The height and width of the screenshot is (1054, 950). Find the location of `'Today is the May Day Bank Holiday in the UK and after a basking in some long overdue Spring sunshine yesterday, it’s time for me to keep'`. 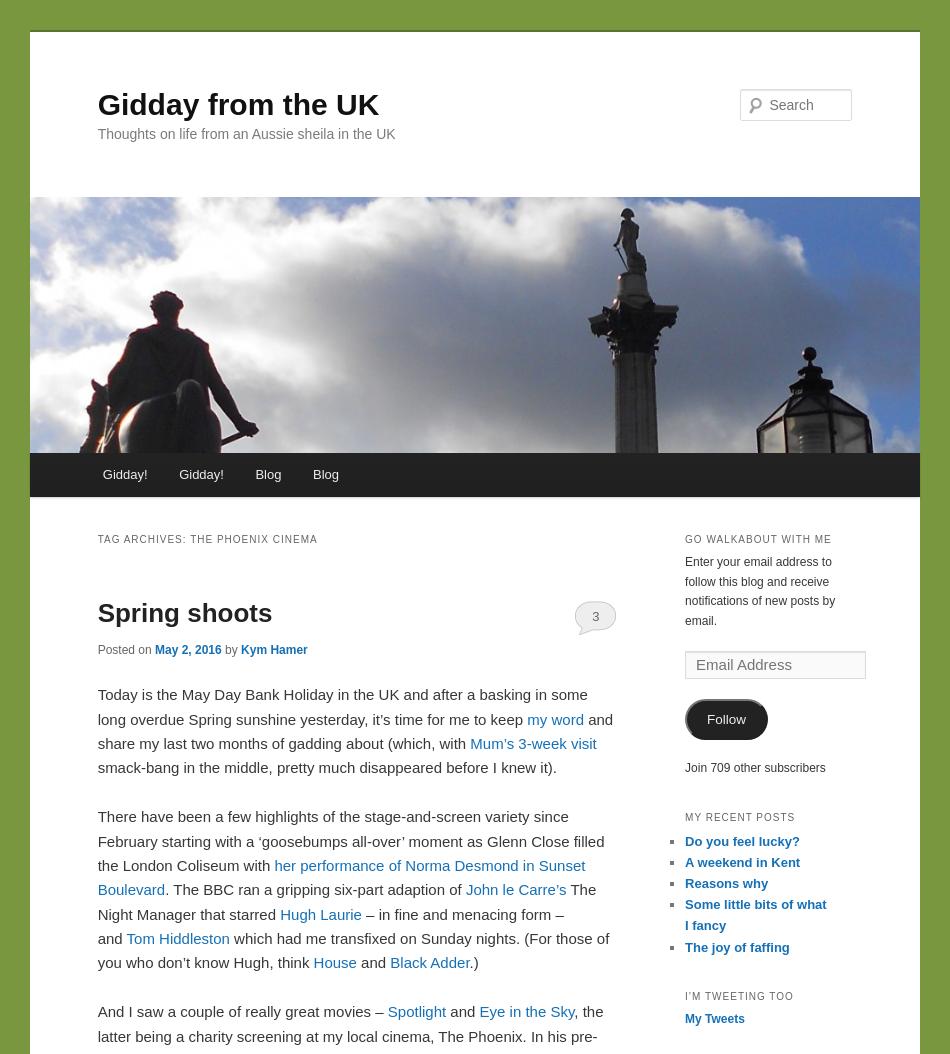

'Today is the May Day Bank Holiday in the UK and after a basking in some long overdue Spring sunshine yesterday, it’s time for me to keep' is located at coordinates (341, 705).